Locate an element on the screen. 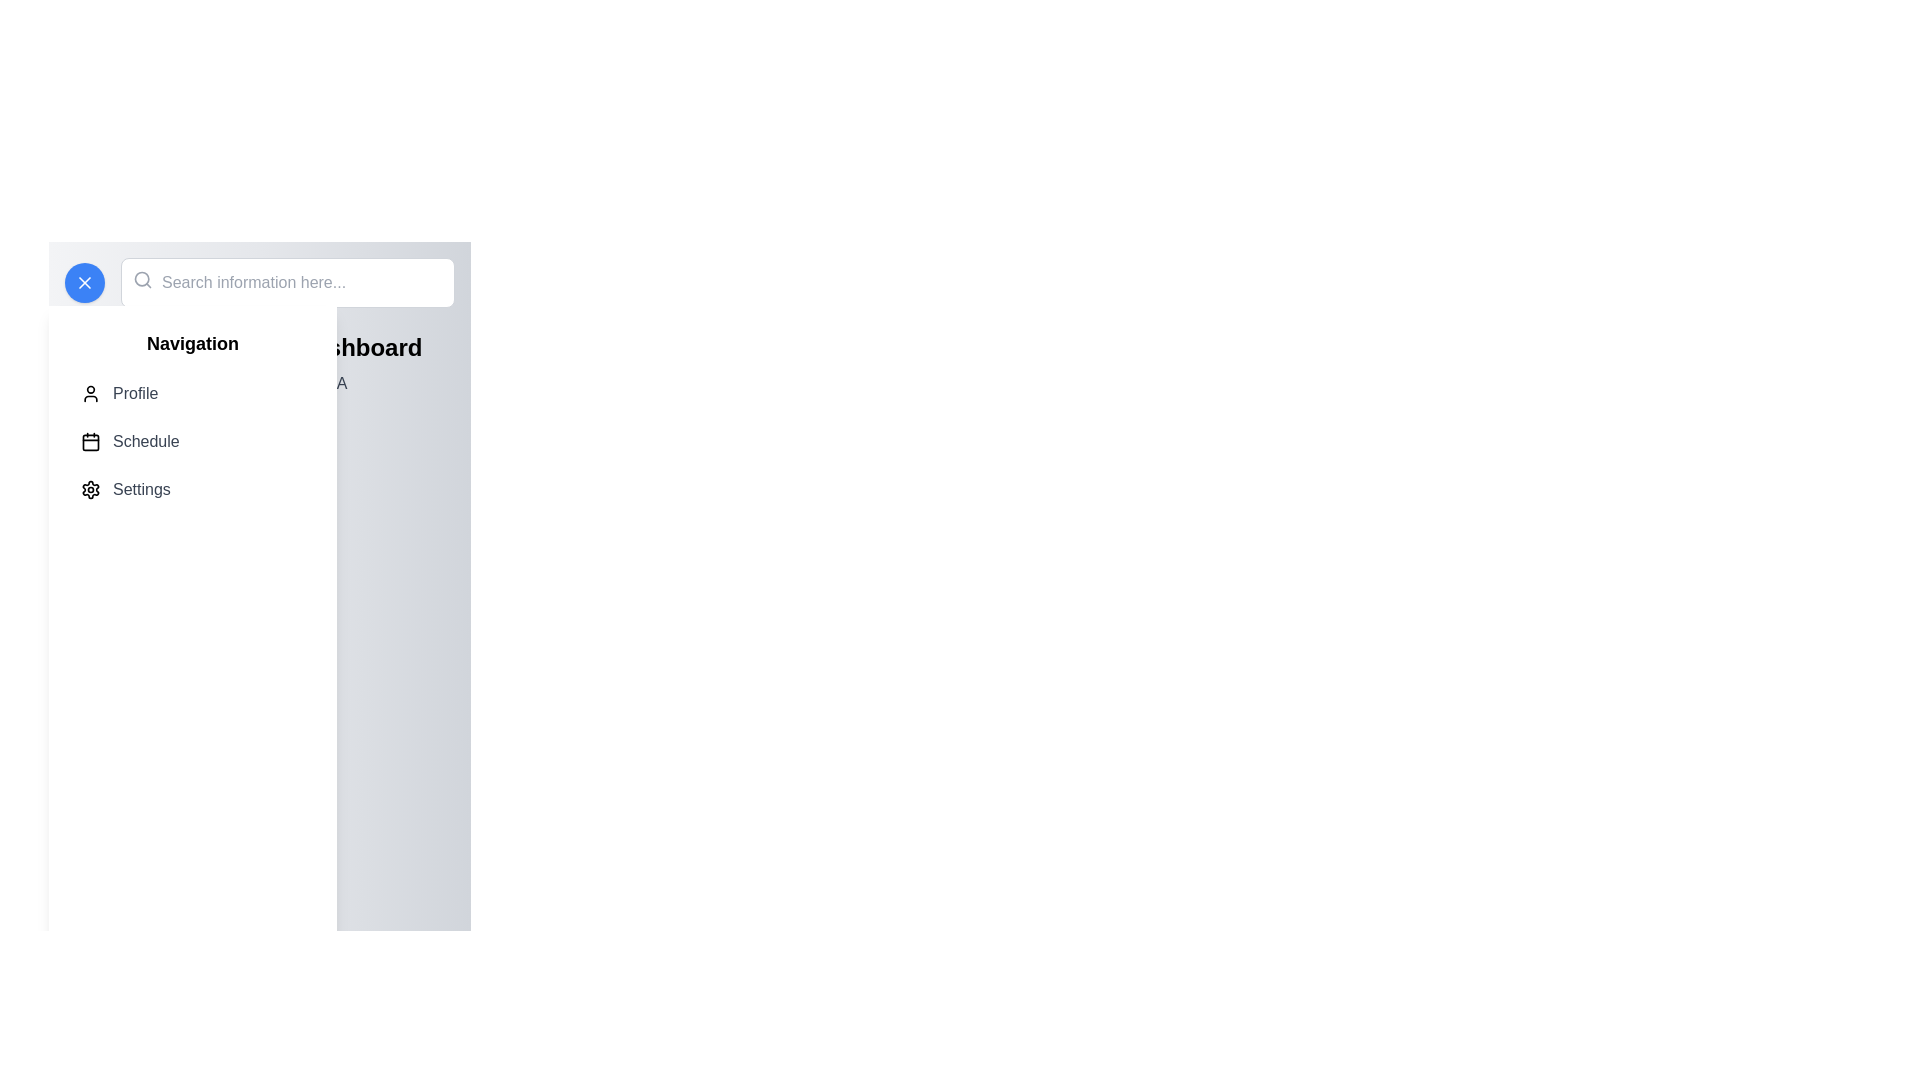 Image resolution: width=1920 pixels, height=1080 pixels. the decorative rectangle within the calendar icon located to the left of the 'Schedule' text in the navigation menu is located at coordinates (90, 441).